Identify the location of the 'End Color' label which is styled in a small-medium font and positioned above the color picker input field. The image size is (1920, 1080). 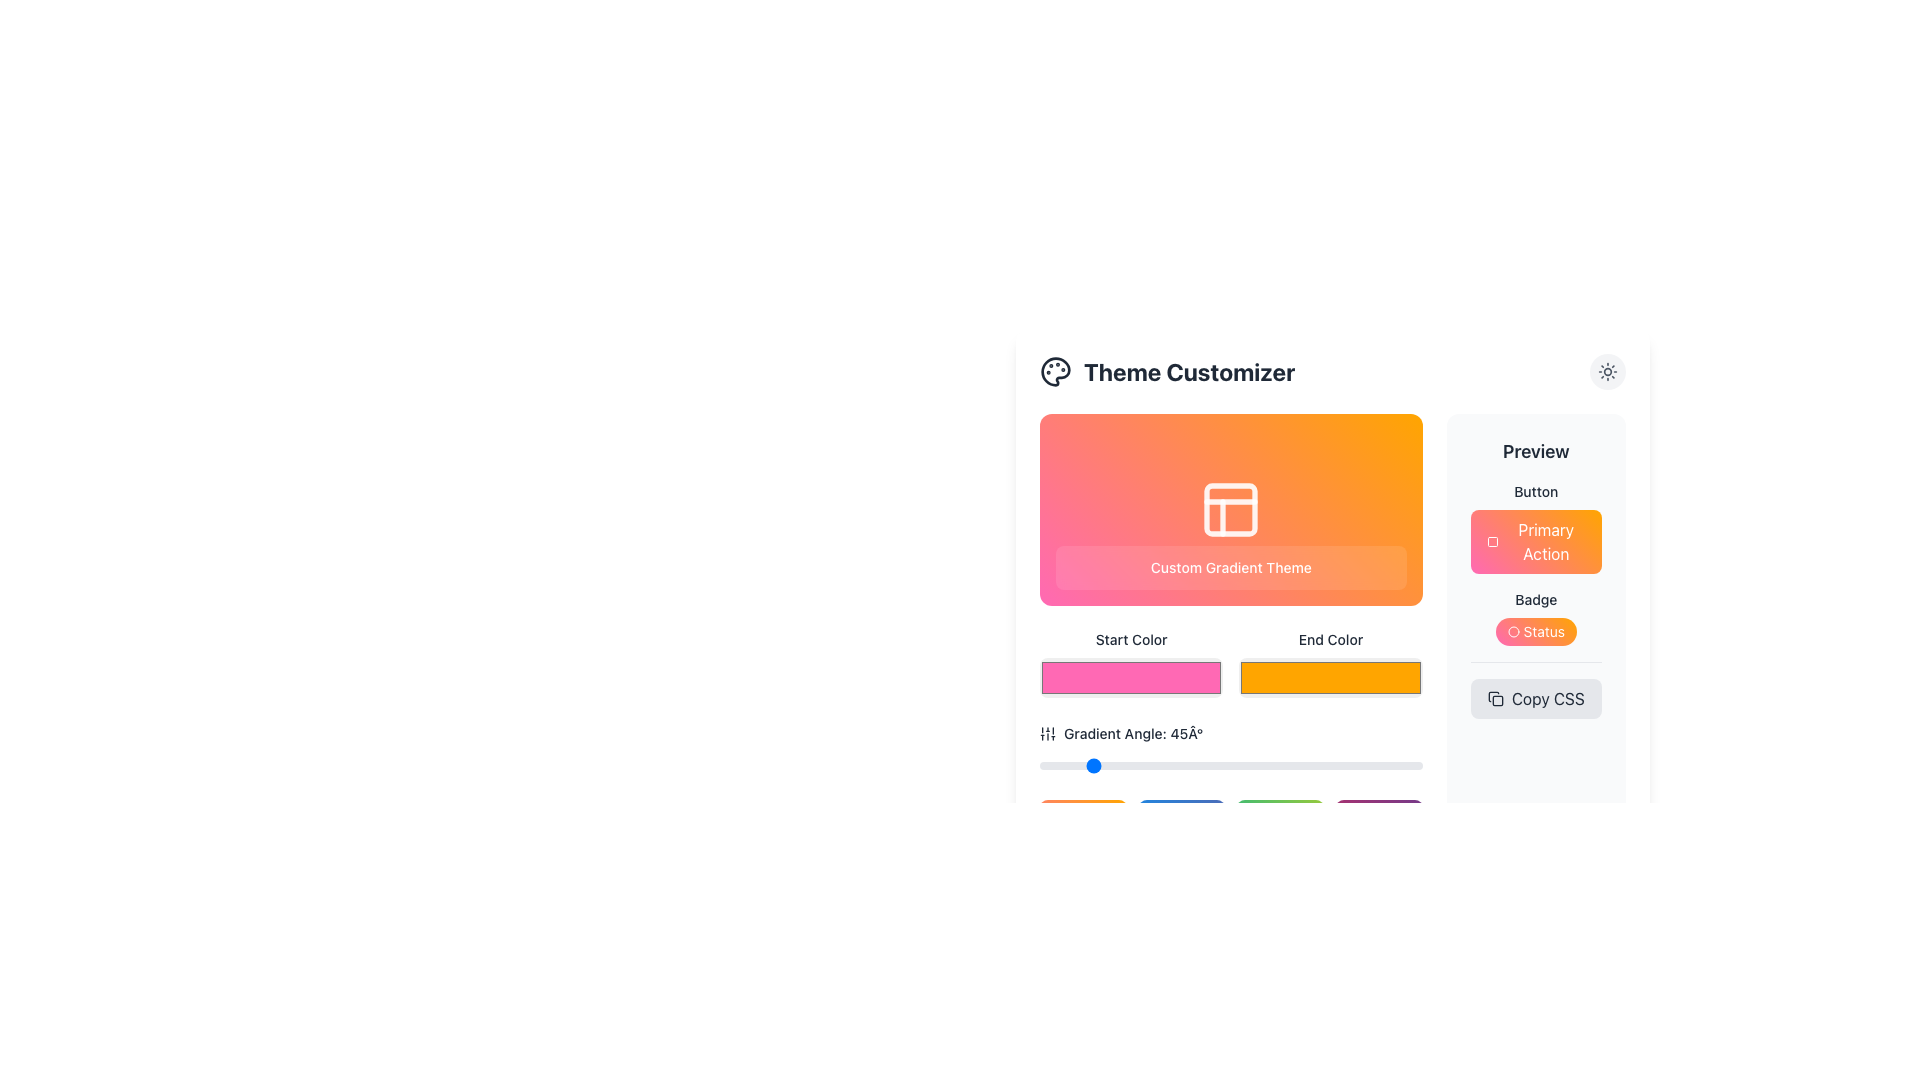
(1330, 640).